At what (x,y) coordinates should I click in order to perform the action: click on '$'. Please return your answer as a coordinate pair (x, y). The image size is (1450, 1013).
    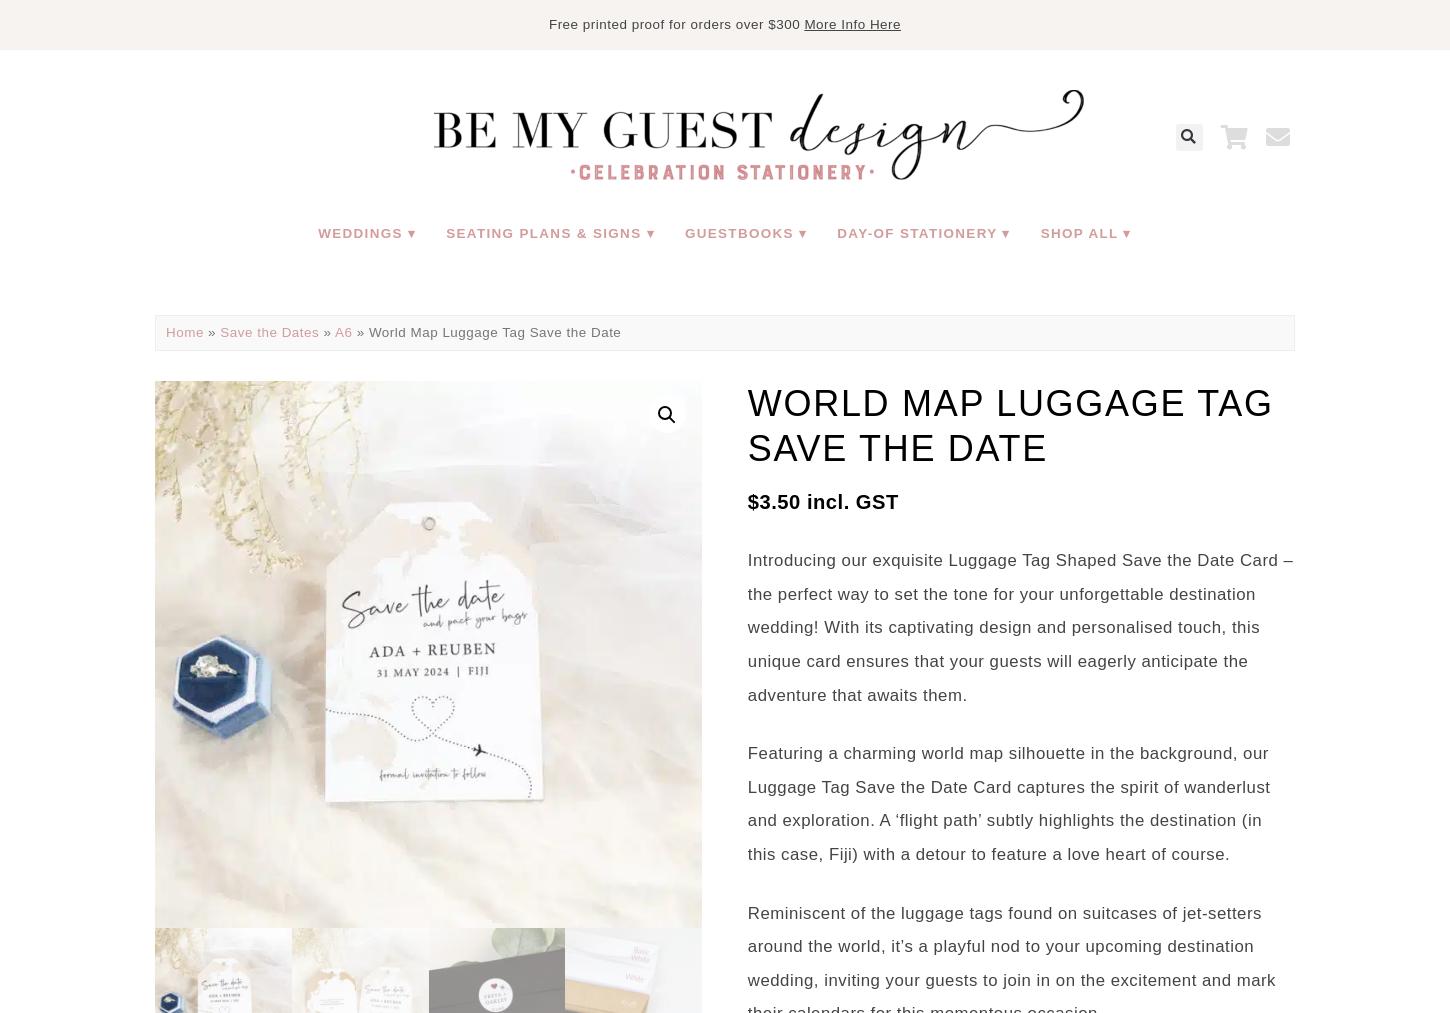
    Looking at the image, I should click on (752, 500).